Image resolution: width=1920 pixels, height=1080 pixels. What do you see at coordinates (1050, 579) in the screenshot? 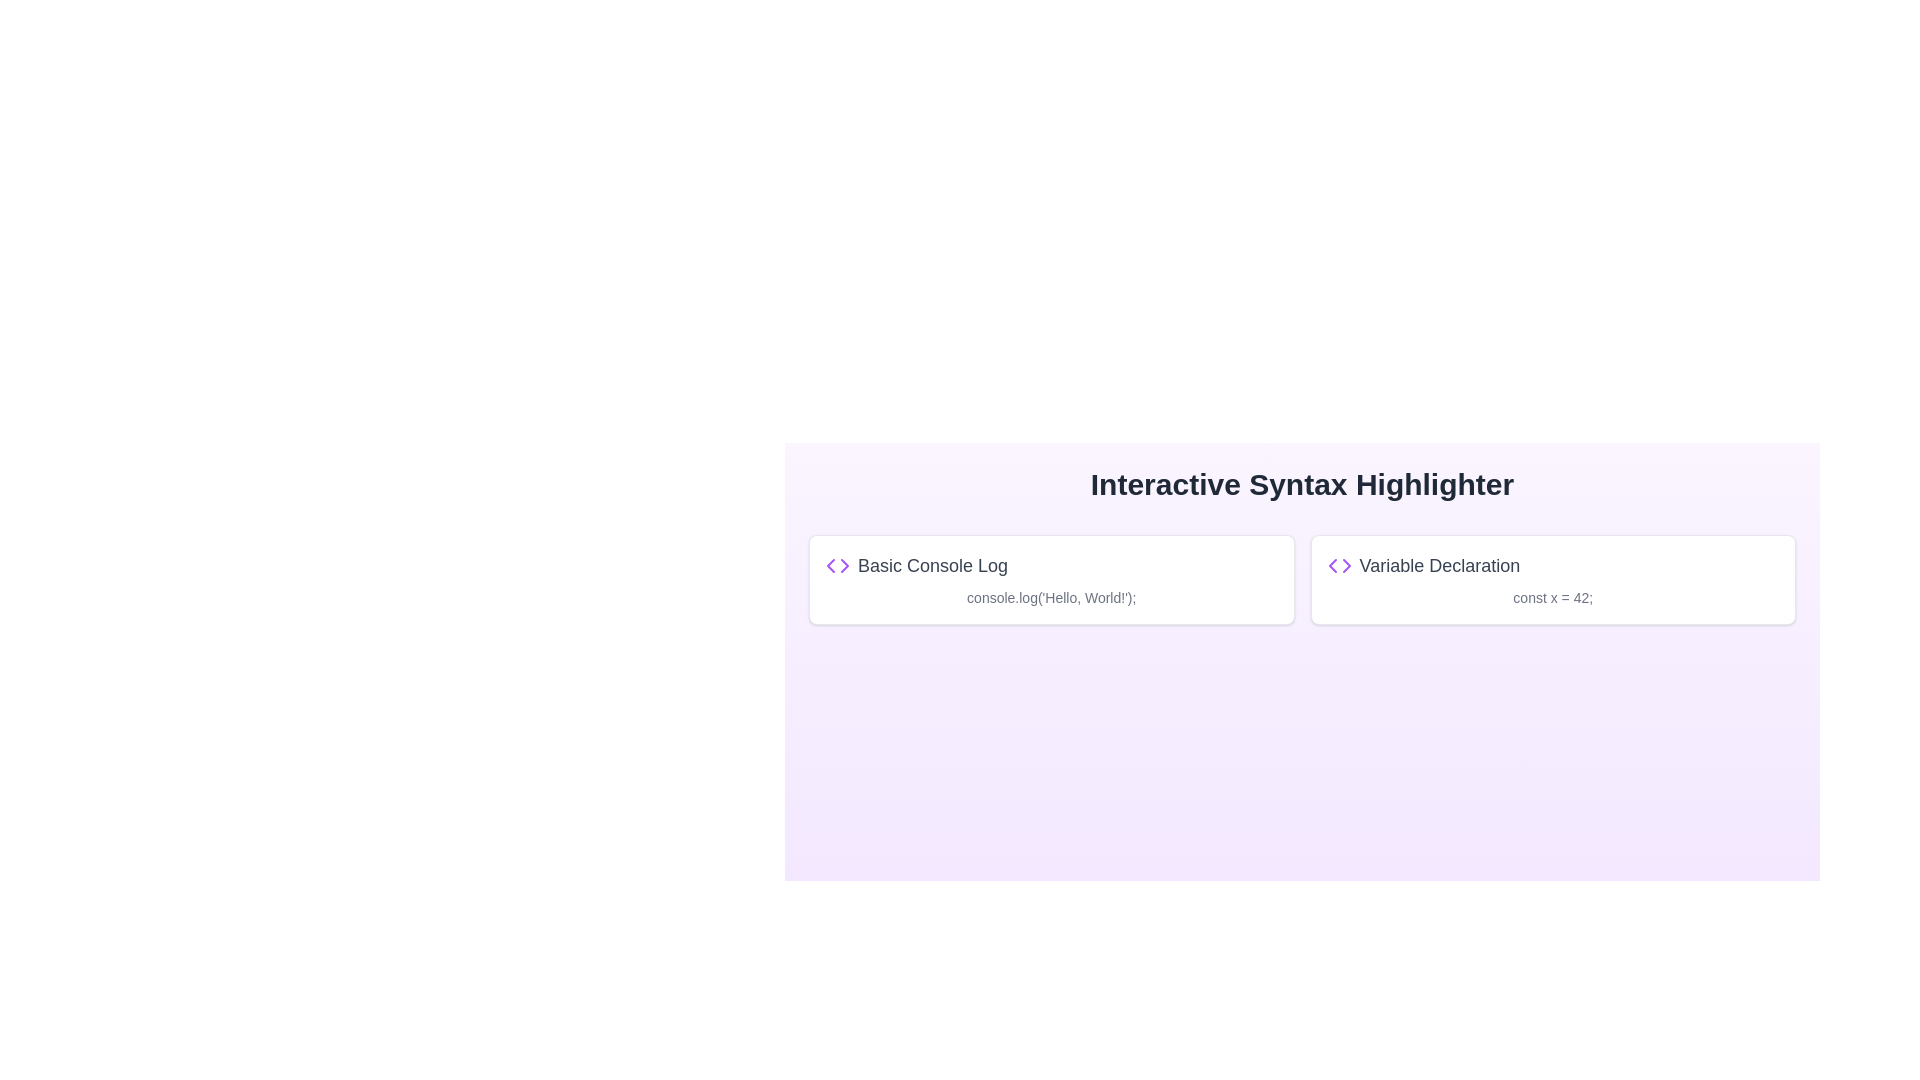
I see `the Information card that provides a code snippet example, which is the first item in the grid layout and positioned to the left of the 'Variable Declaration' card` at bounding box center [1050, 579].